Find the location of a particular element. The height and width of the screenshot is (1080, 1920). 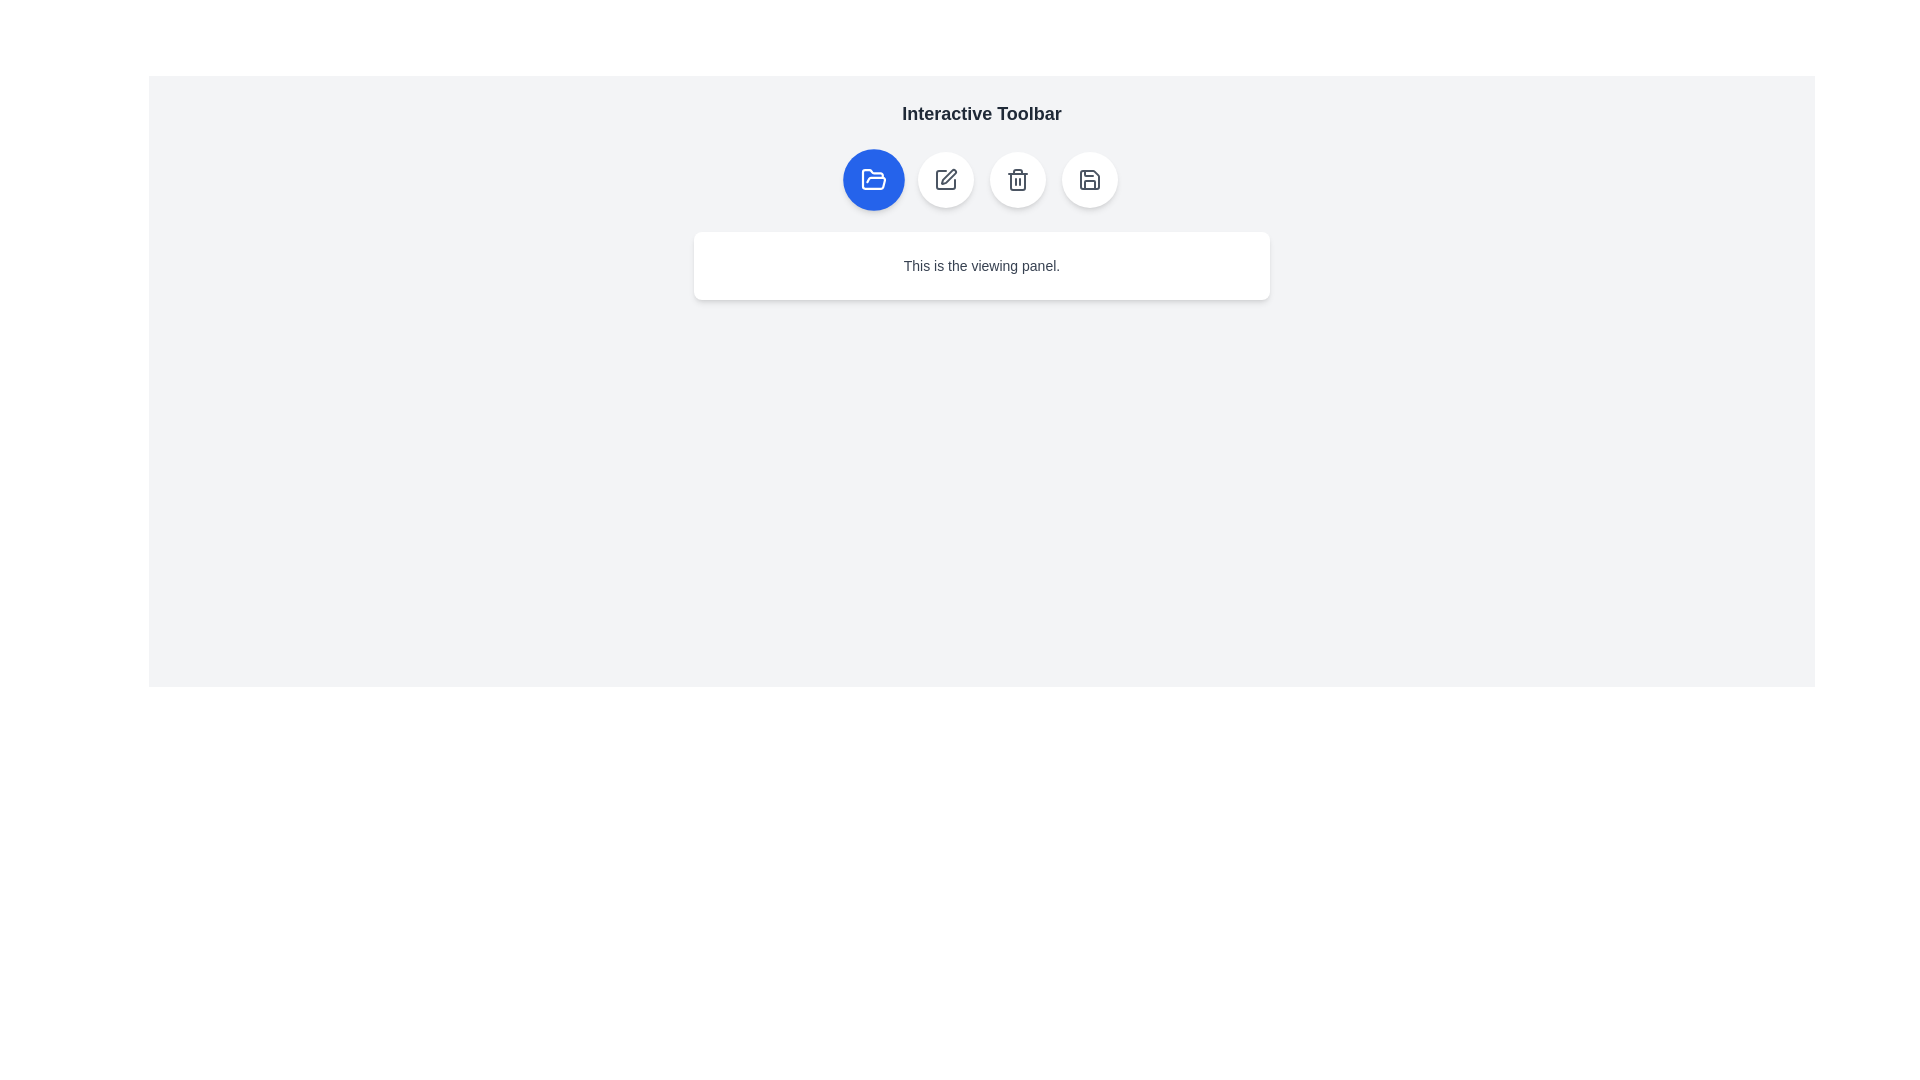

the Informational Panel with the text 'This is the viewing panel.' which is centrally located below the Interactive Toolbar and above the circular action buttons is located at coordinates (982, 265).